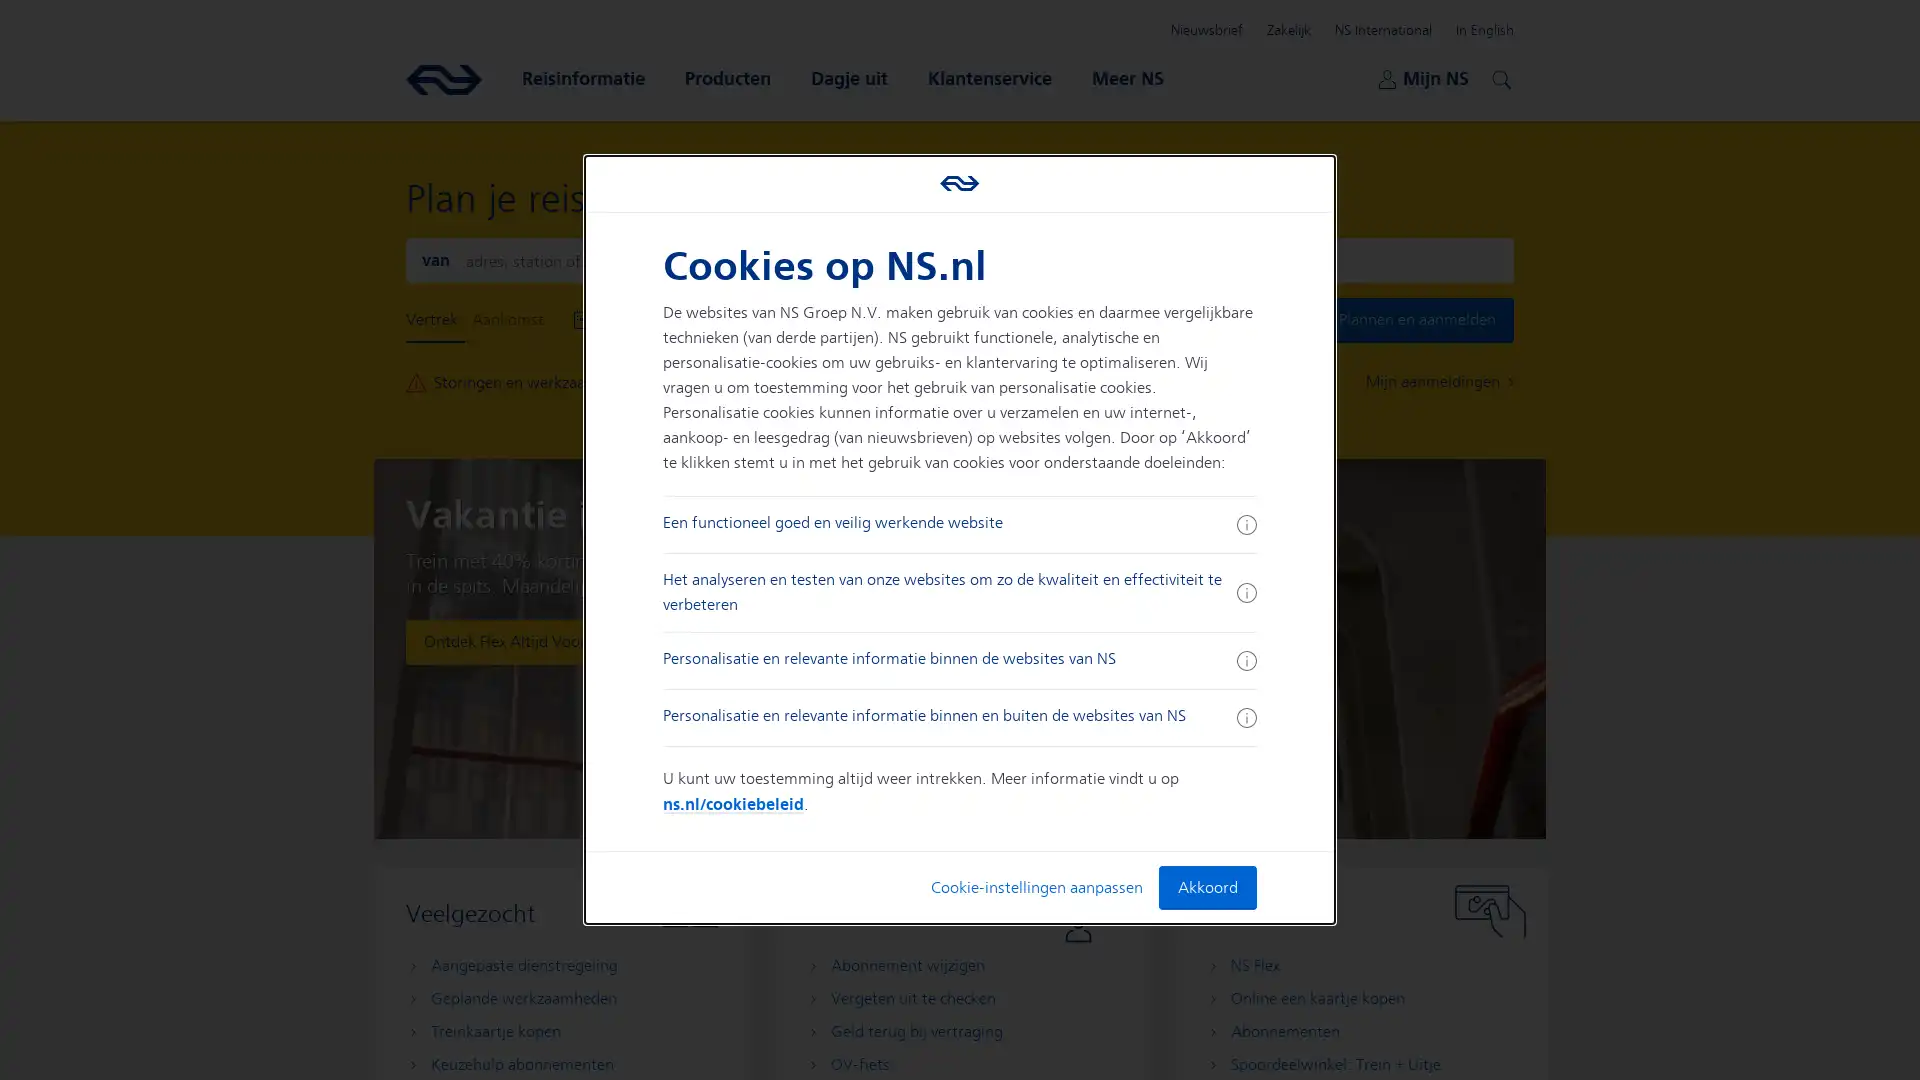 This screenshot has height=1080, width=1920. I want to click on Meer informatie ingeklapt, so click(1245, 660).